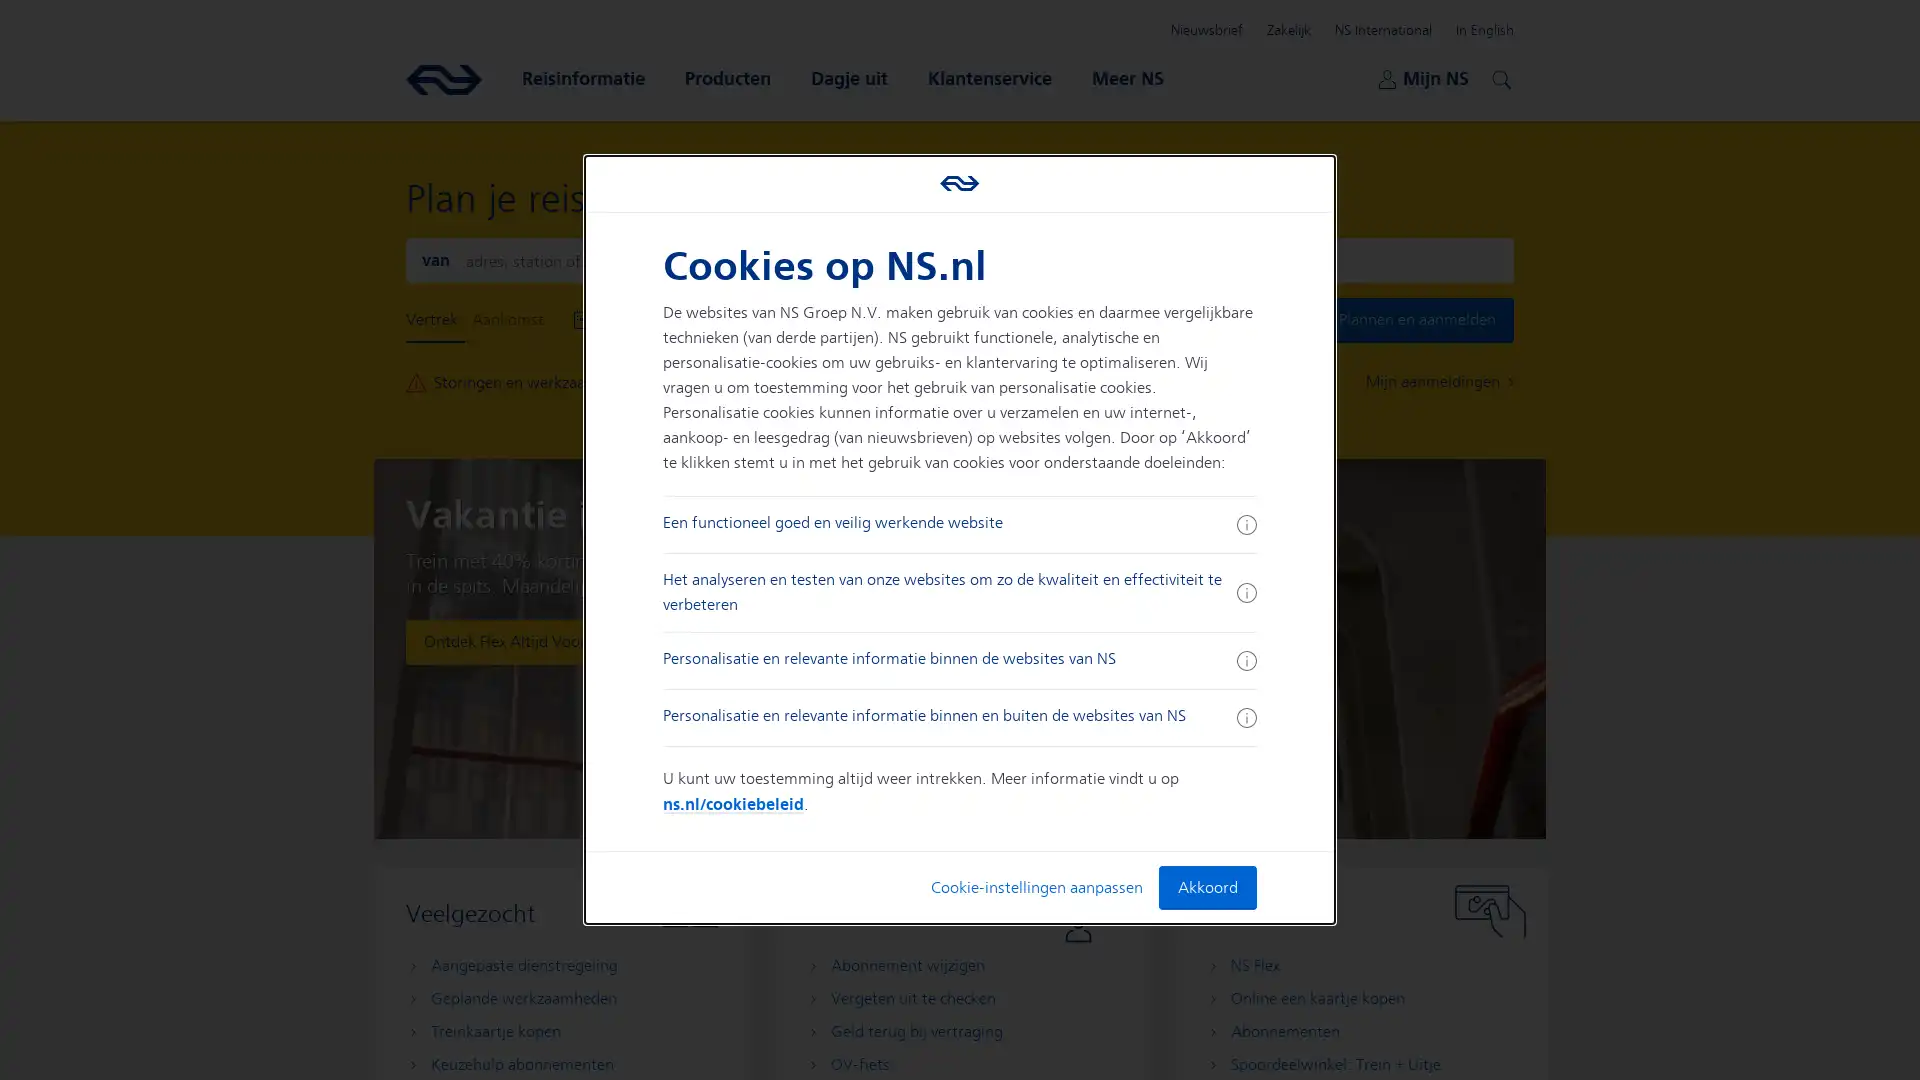 This screenshot has height=1080, width=1920. I want to click on Meer informatie ingeklapt, so click(1245, 660).